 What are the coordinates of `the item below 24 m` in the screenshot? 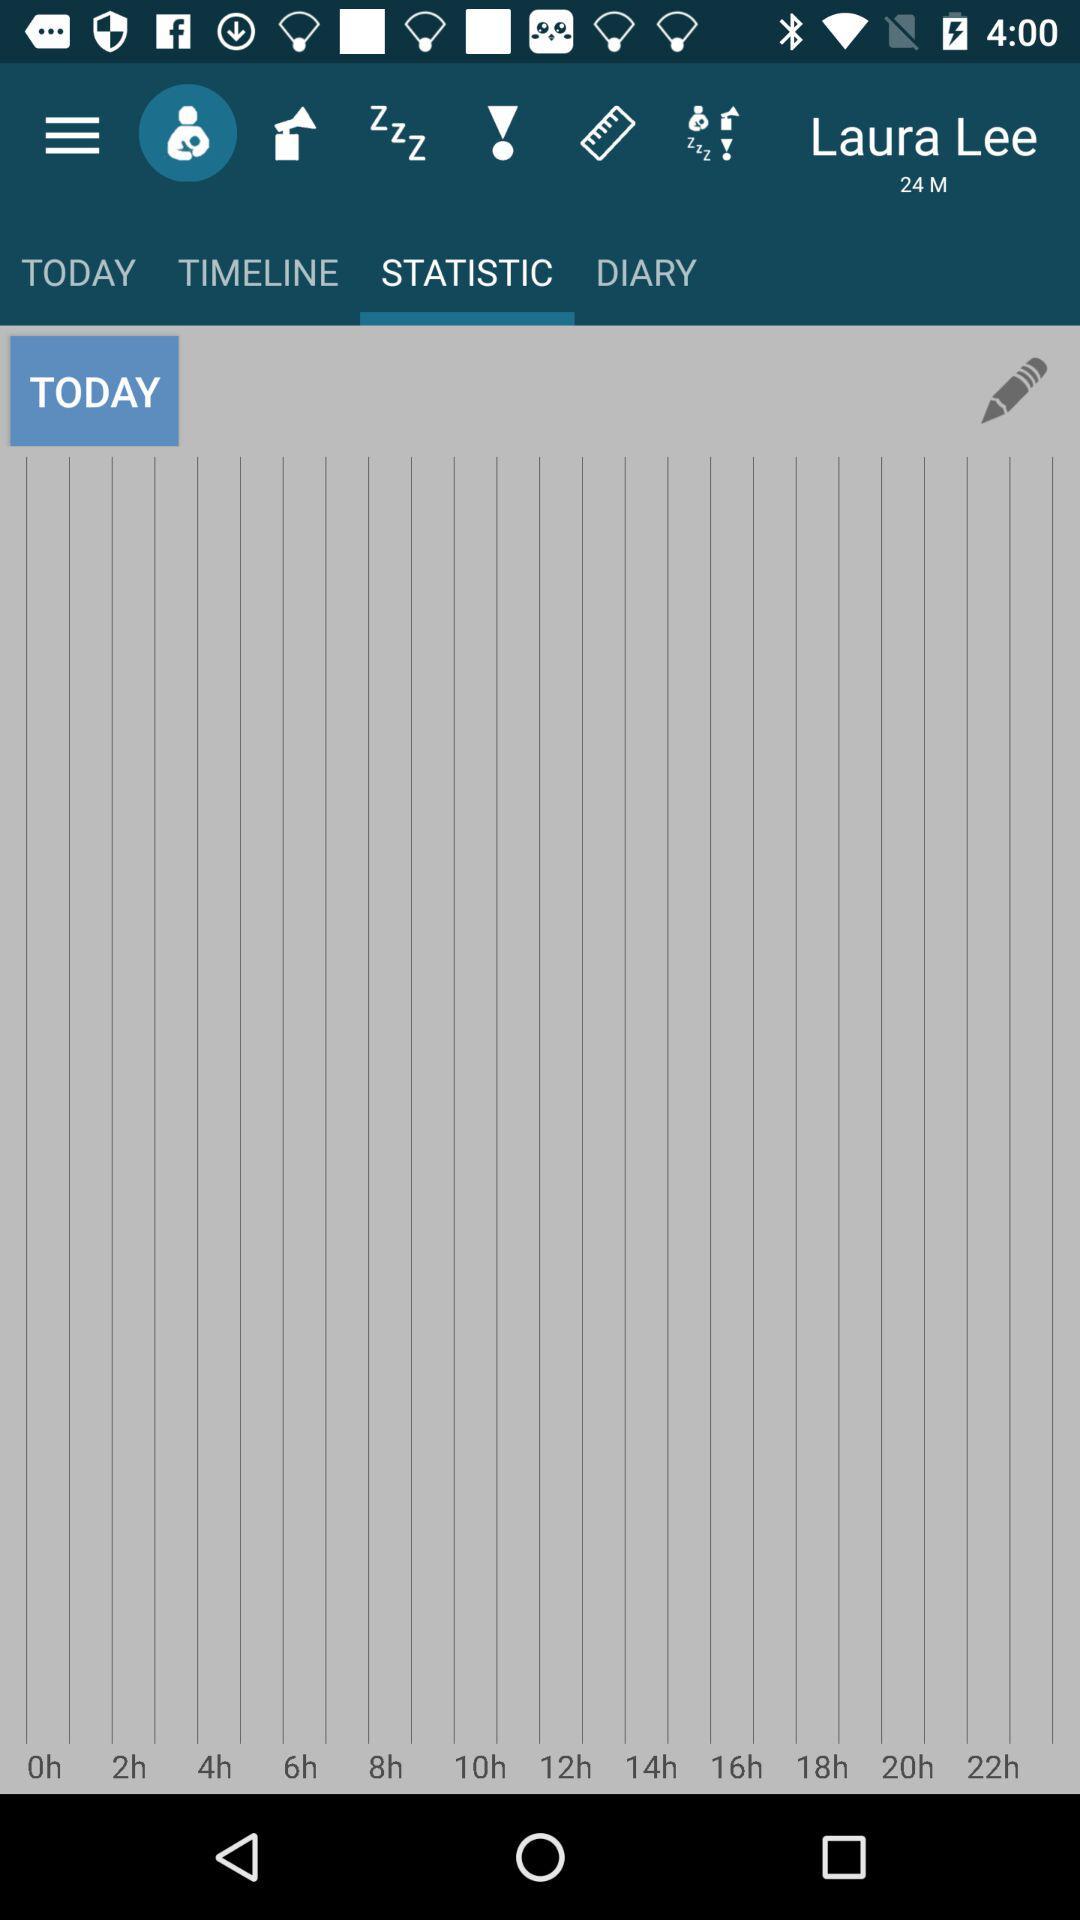 It's located at (1014, 391).